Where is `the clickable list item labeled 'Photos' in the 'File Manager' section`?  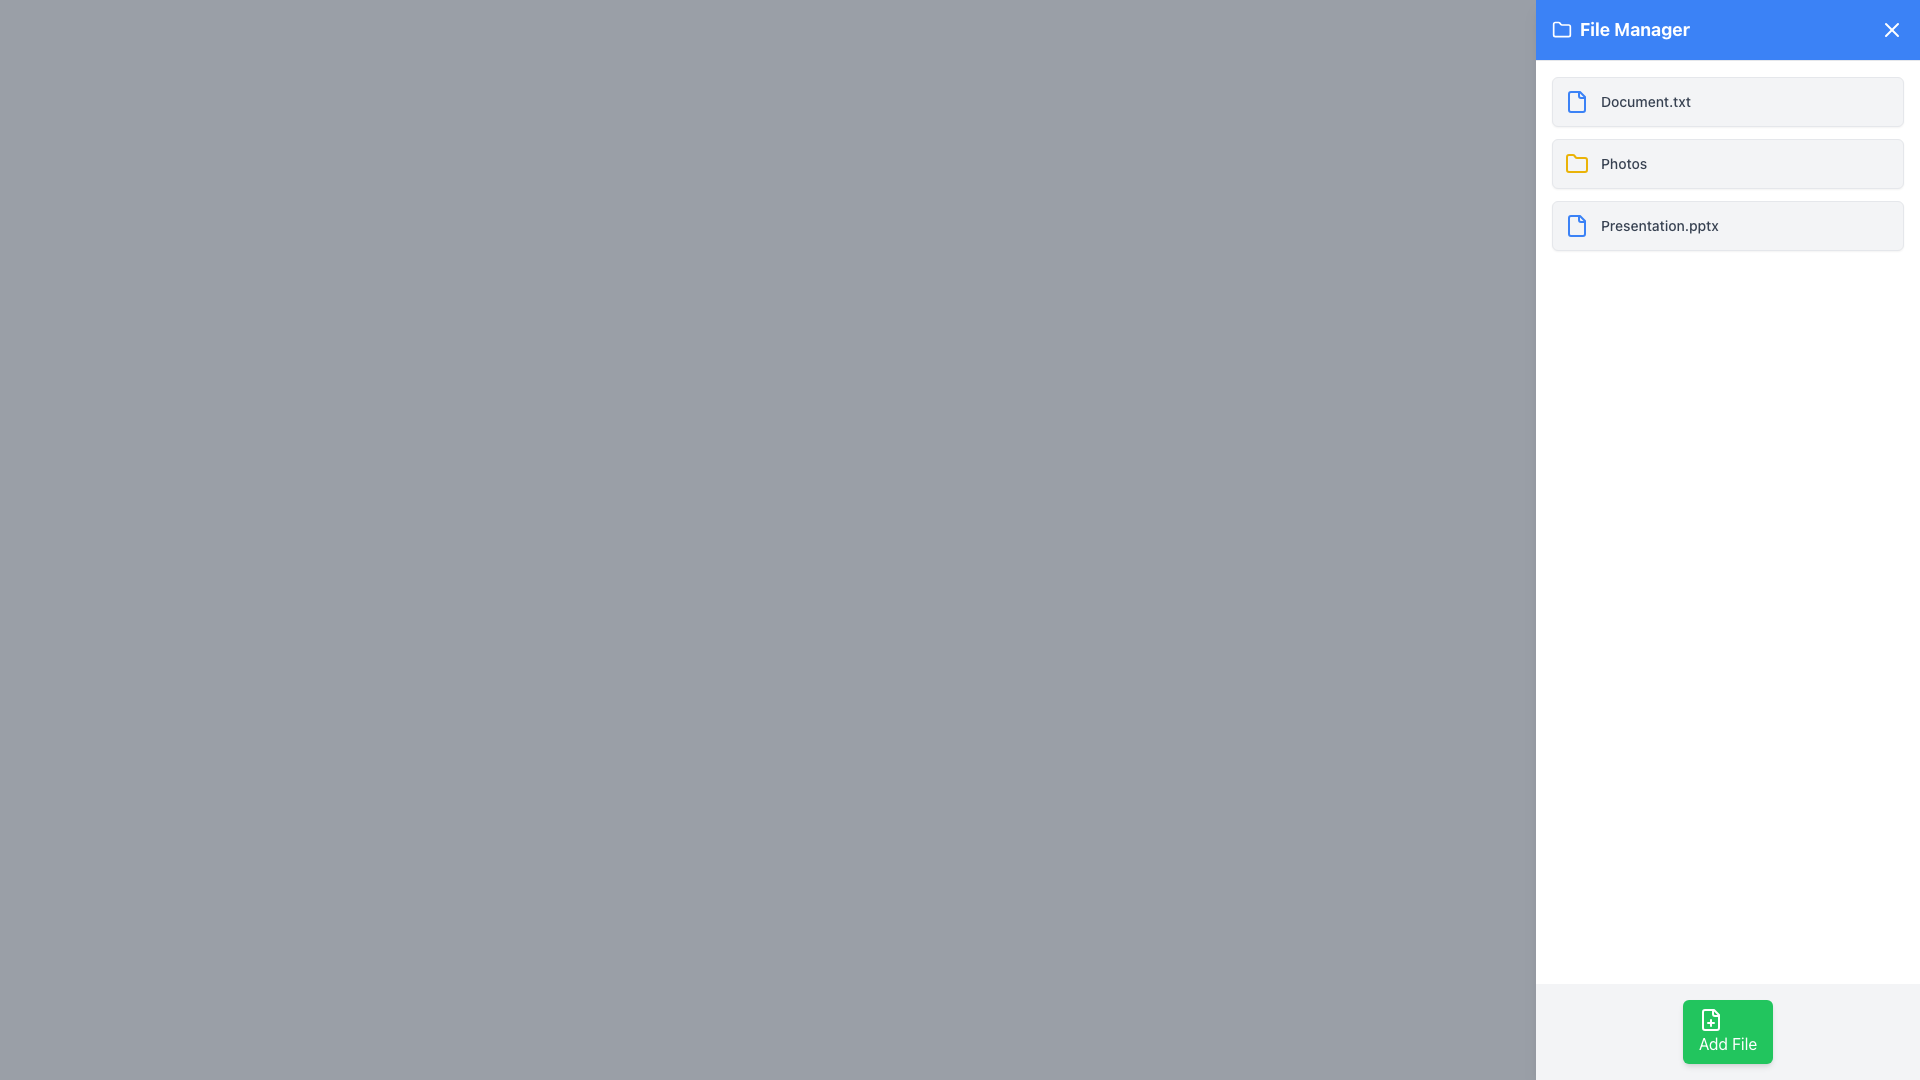
the clickable list item labeled 'Photos' in the 'File Manager' section is located at coordinates (1727, 163).